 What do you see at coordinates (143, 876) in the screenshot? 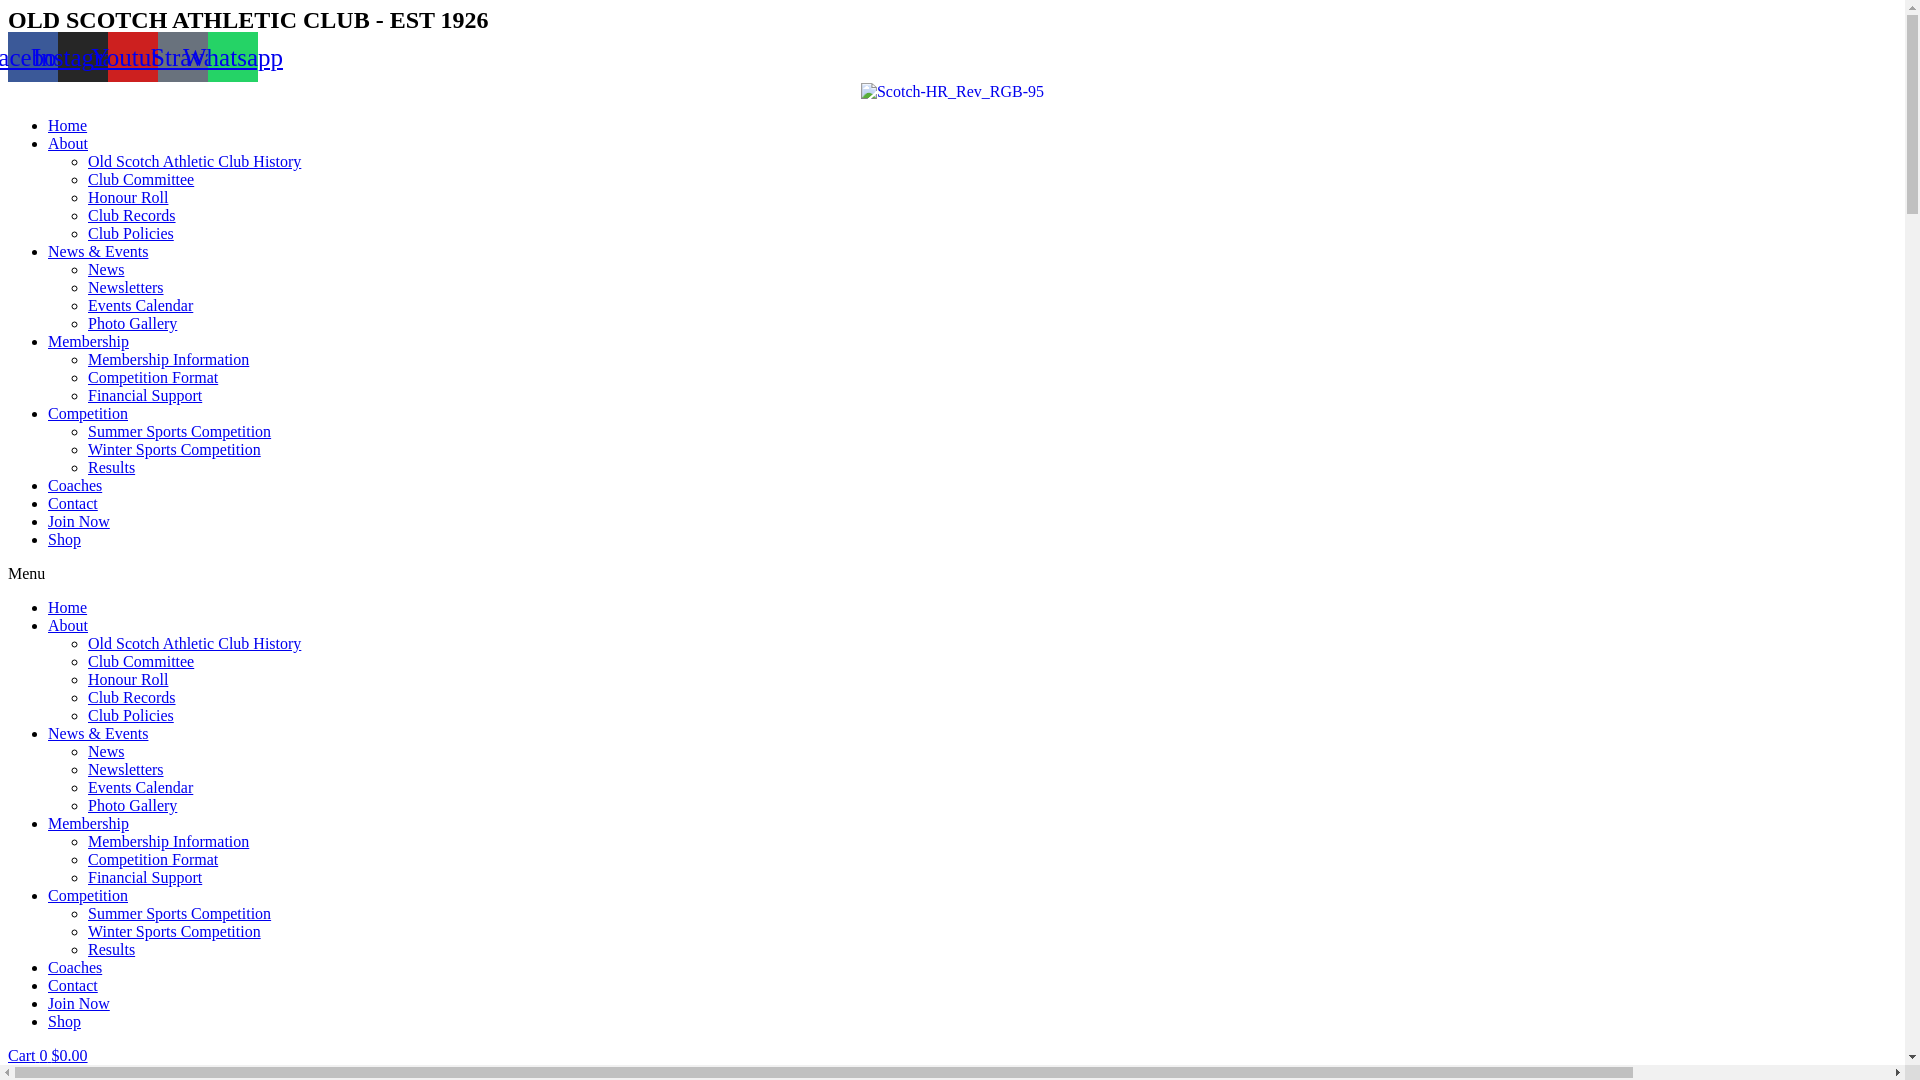
I see `'Financial Support'` at bounding box center [143, 876].